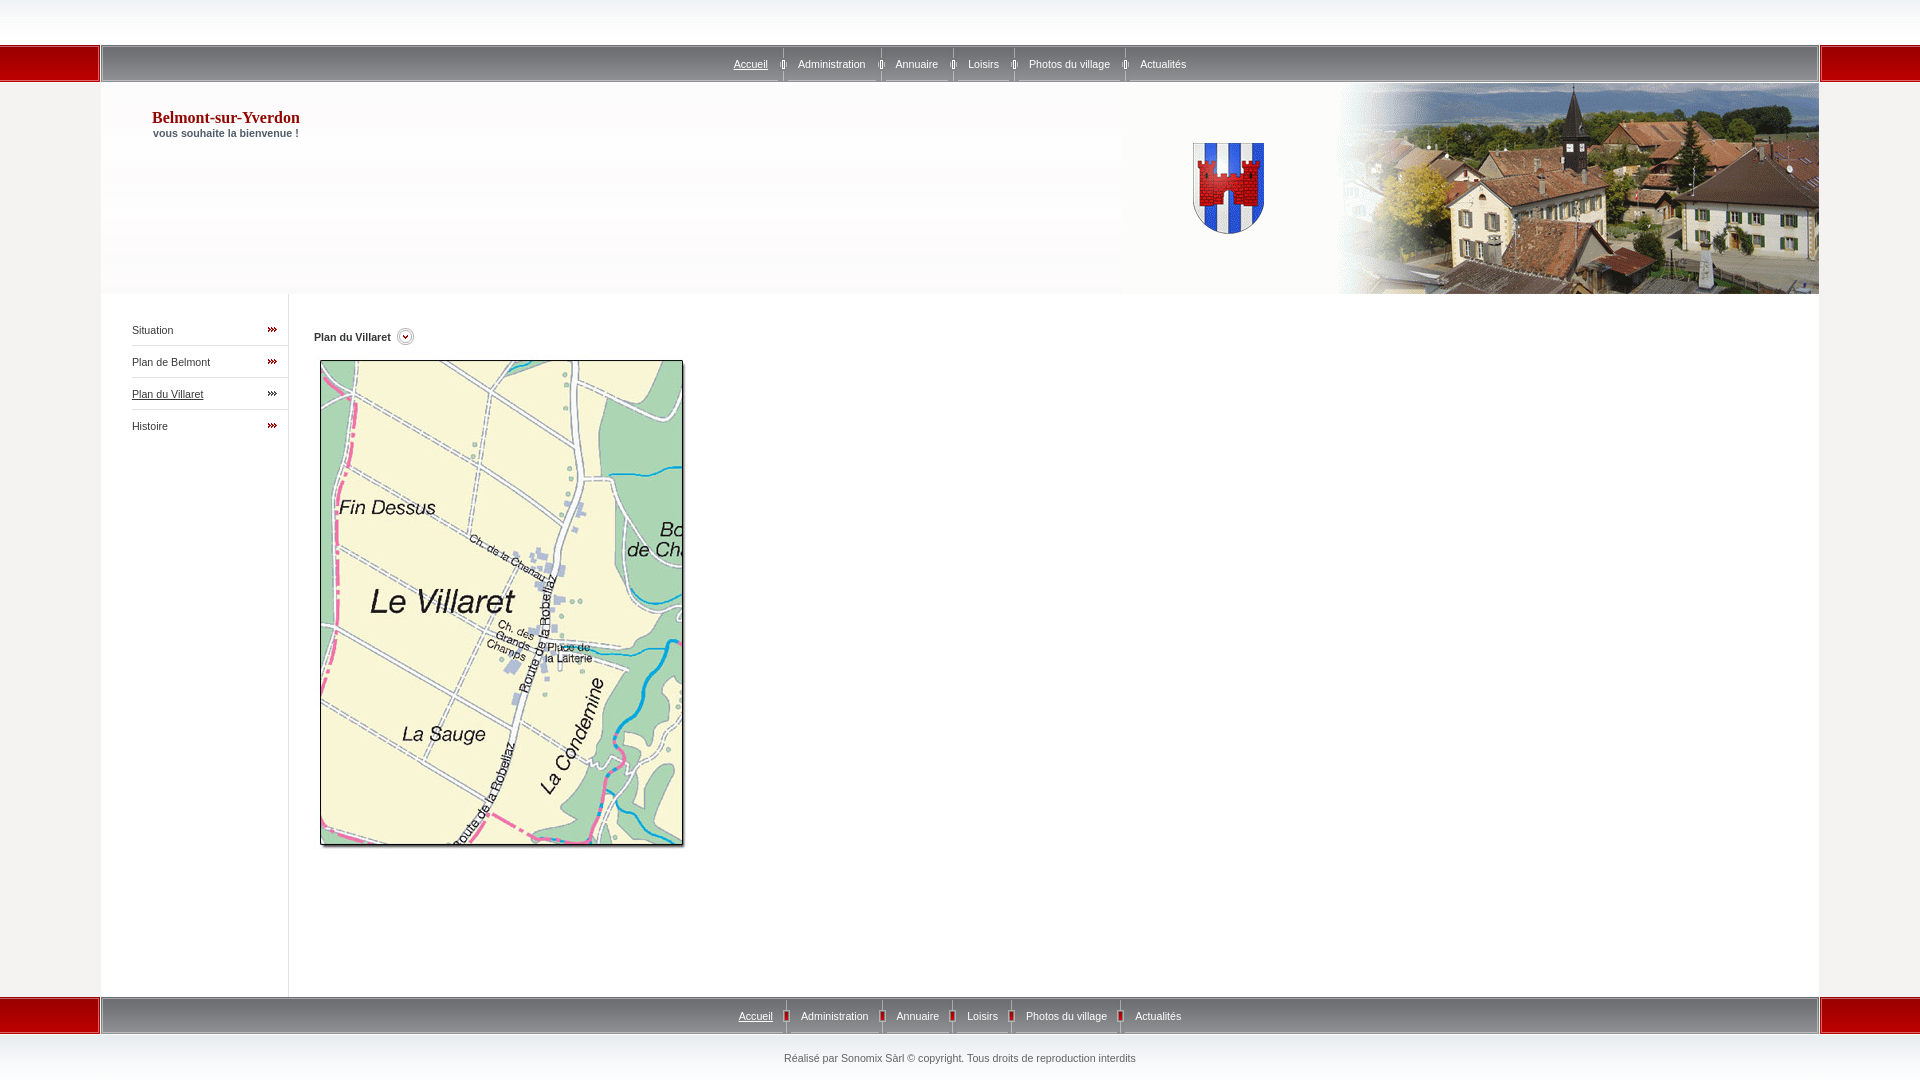 The width and height of the screenshot is (1920, 1080). I want to click on 'Situation', so click(131, 329).